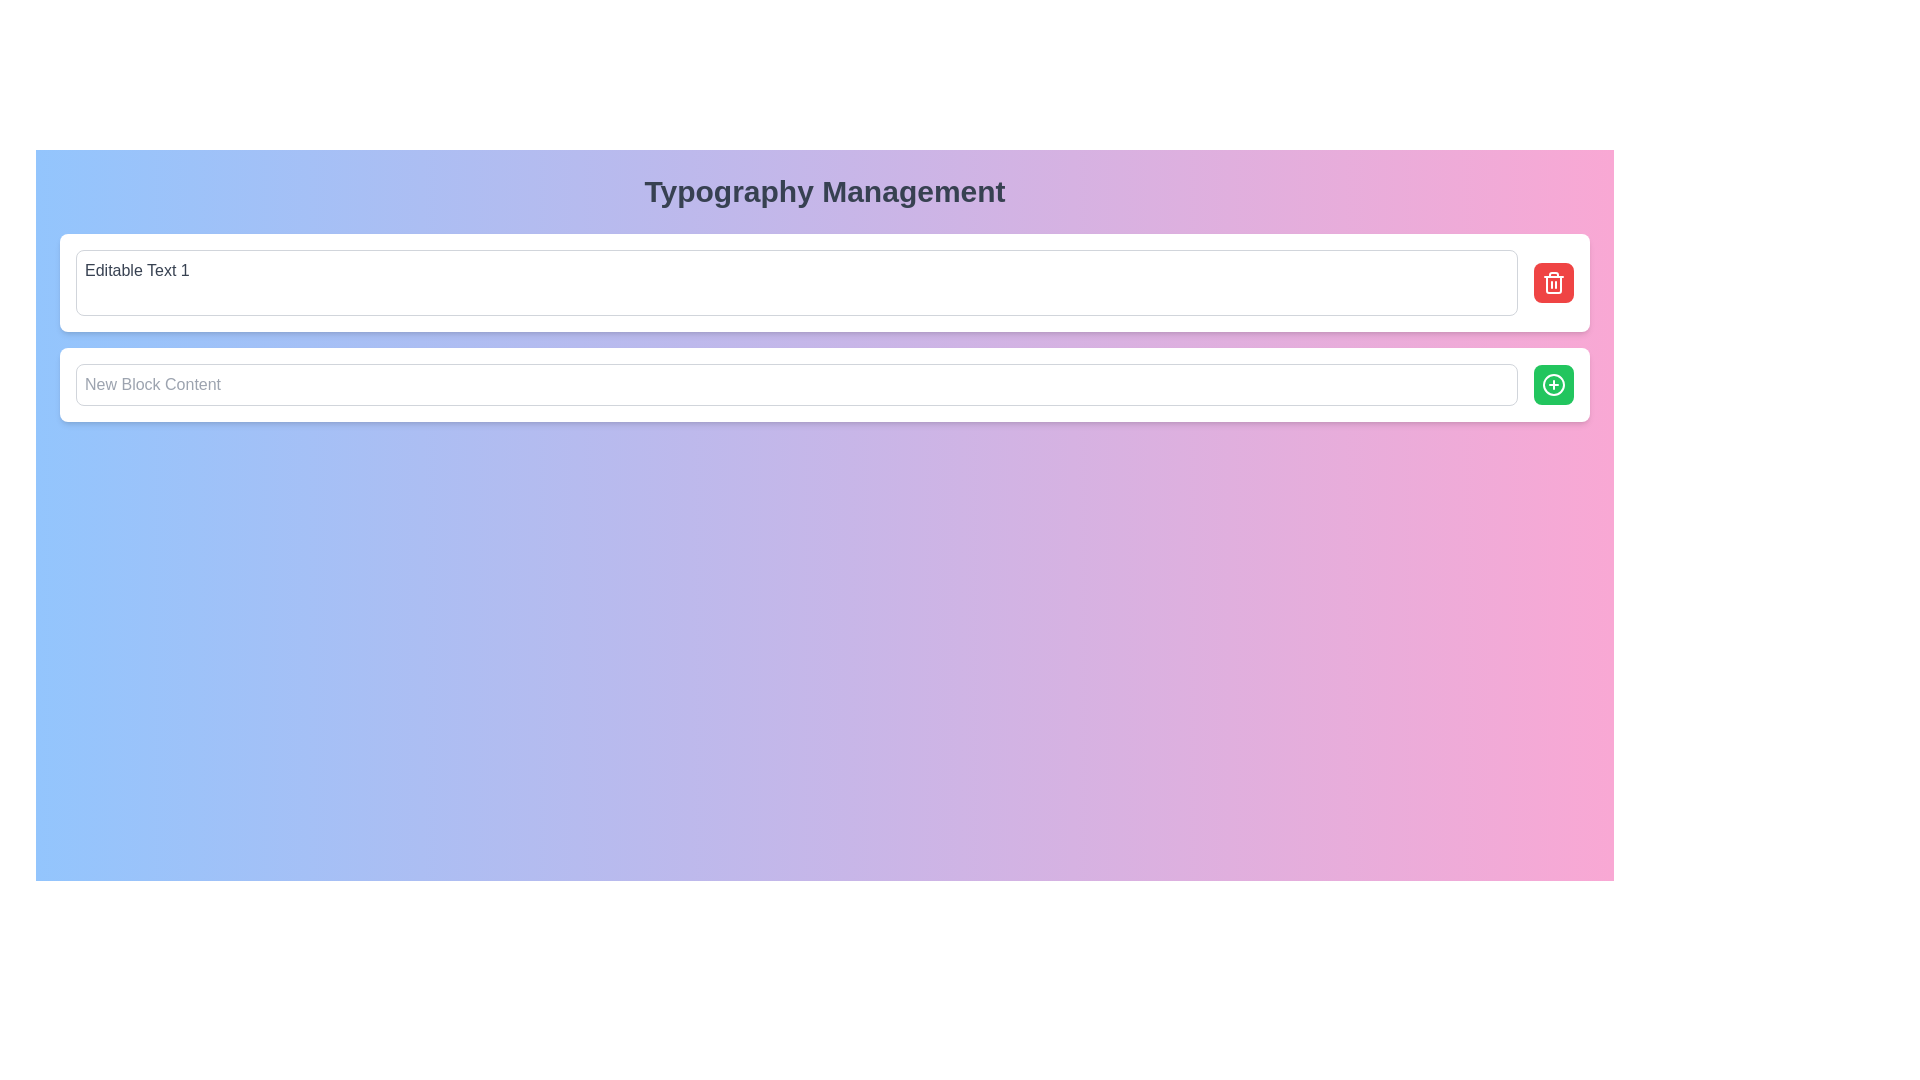  What do you see at coordinates (825, 192) in the screenshot?
I see `the bold and large-sized header text block 'Typography Management' positioned at the top of the interface with a gradient background` at bounding box center [825, 192].